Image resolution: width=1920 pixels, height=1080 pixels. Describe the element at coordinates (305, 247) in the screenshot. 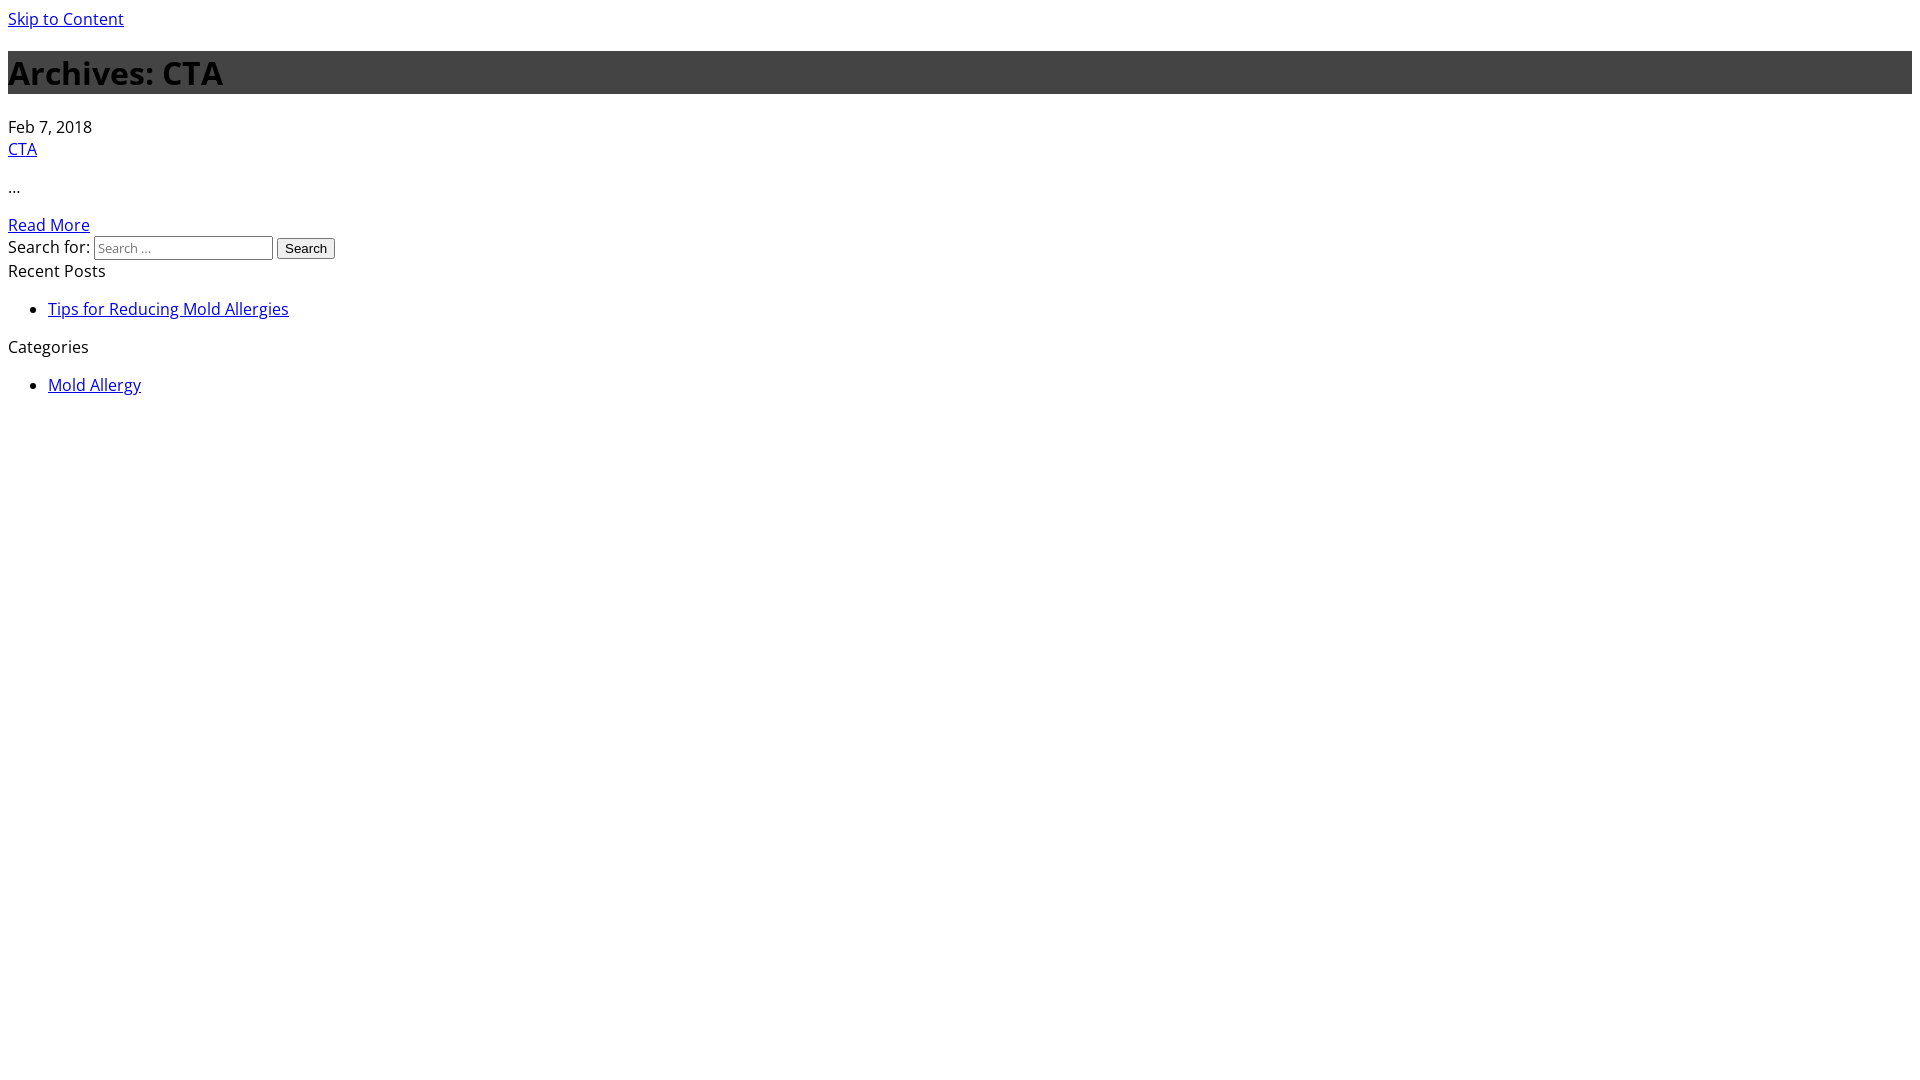

I see `'Search'` at that location.